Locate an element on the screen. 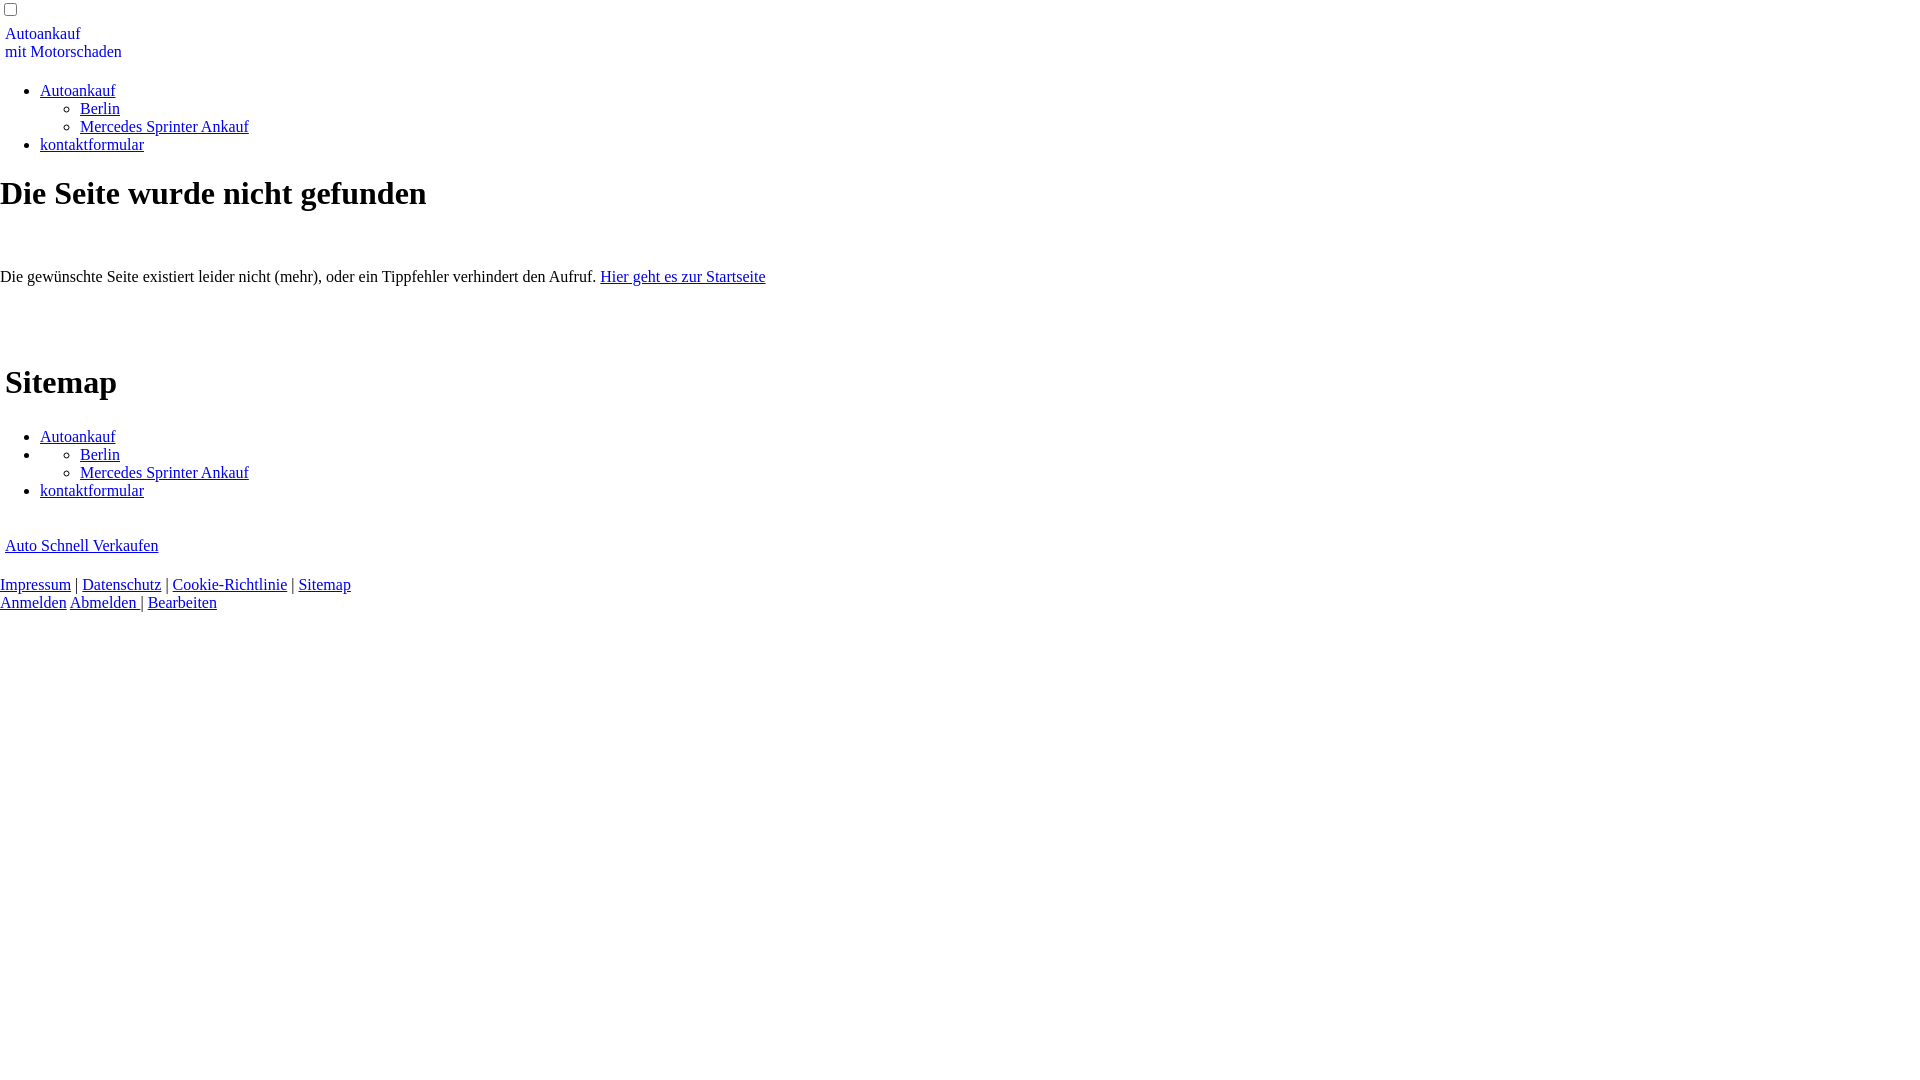  'Berlin' is located at coordinates (99, 454).